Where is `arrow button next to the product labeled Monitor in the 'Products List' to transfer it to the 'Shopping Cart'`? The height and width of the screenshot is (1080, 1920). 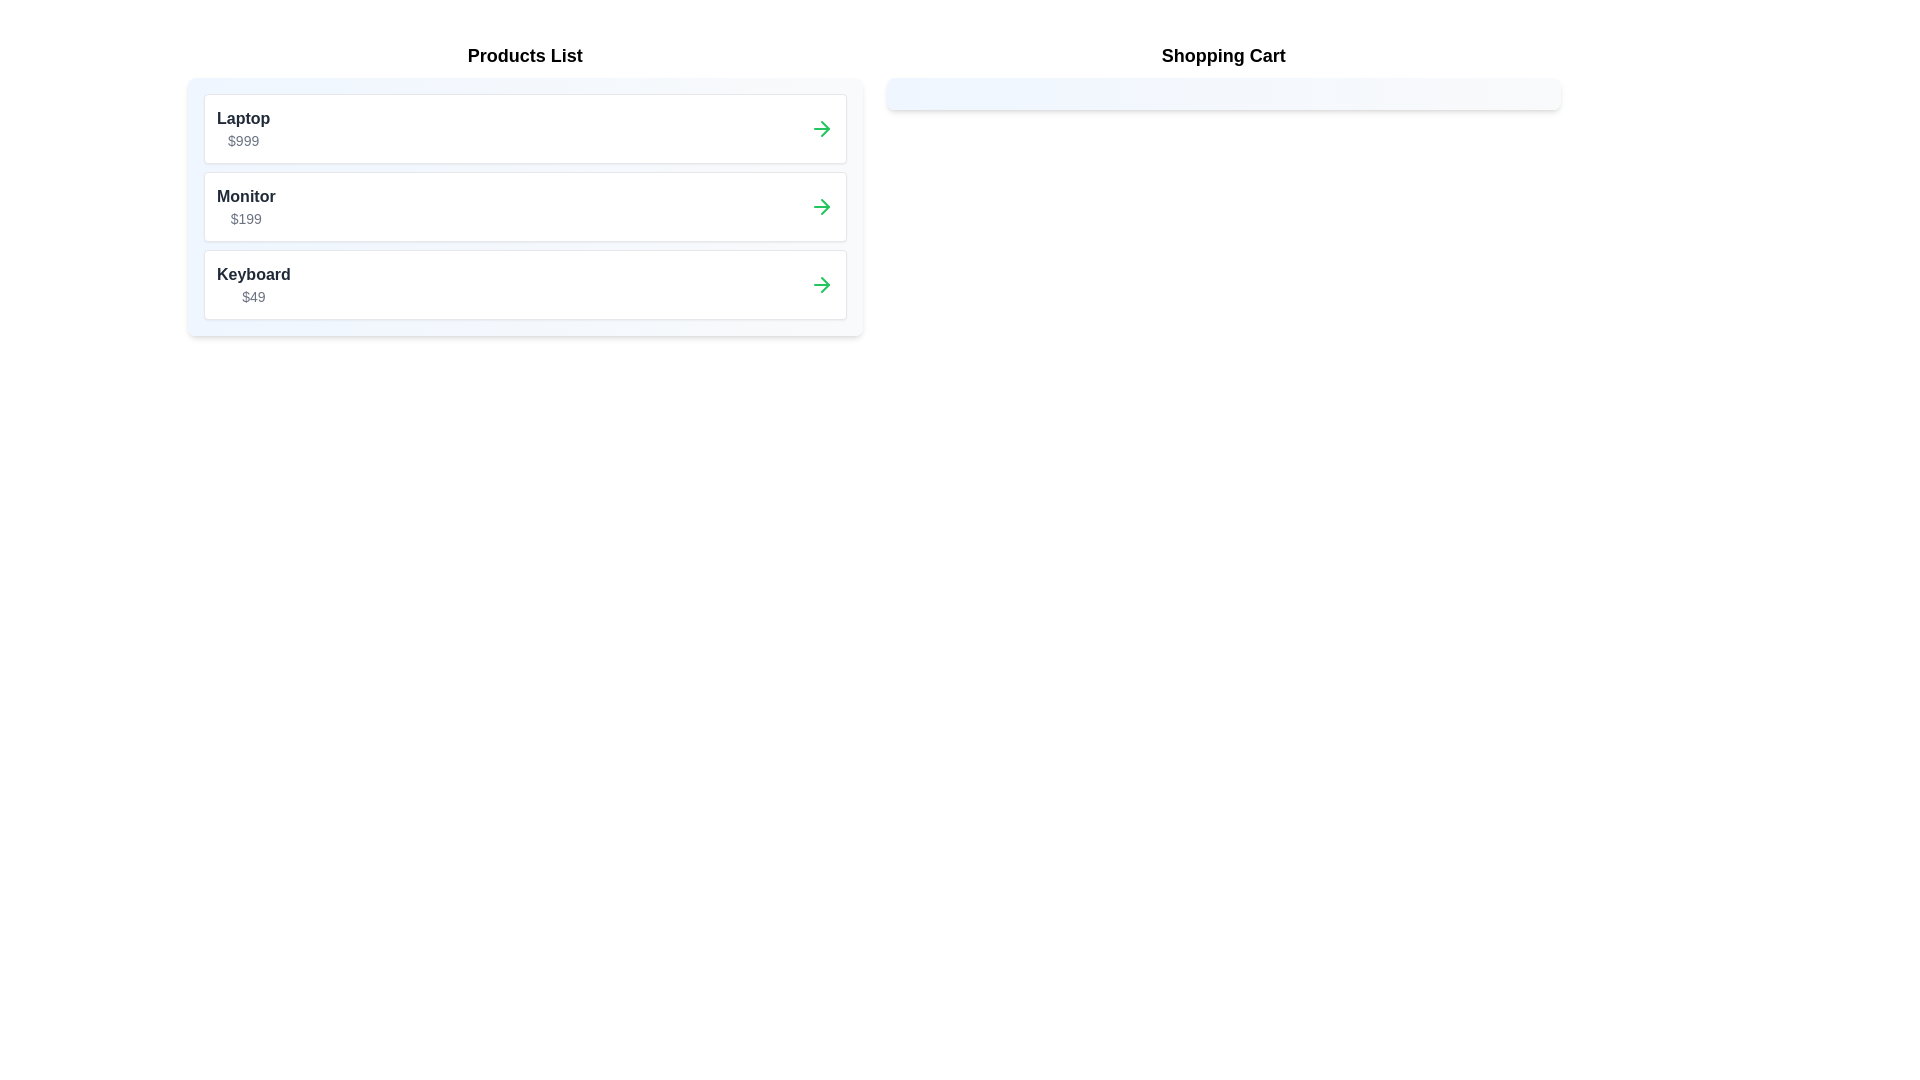 arrow button next to the product labeled Monitor in the 'Products List' to transfer it to the 'Shopping Cart' is located at coordinates (821, 207).